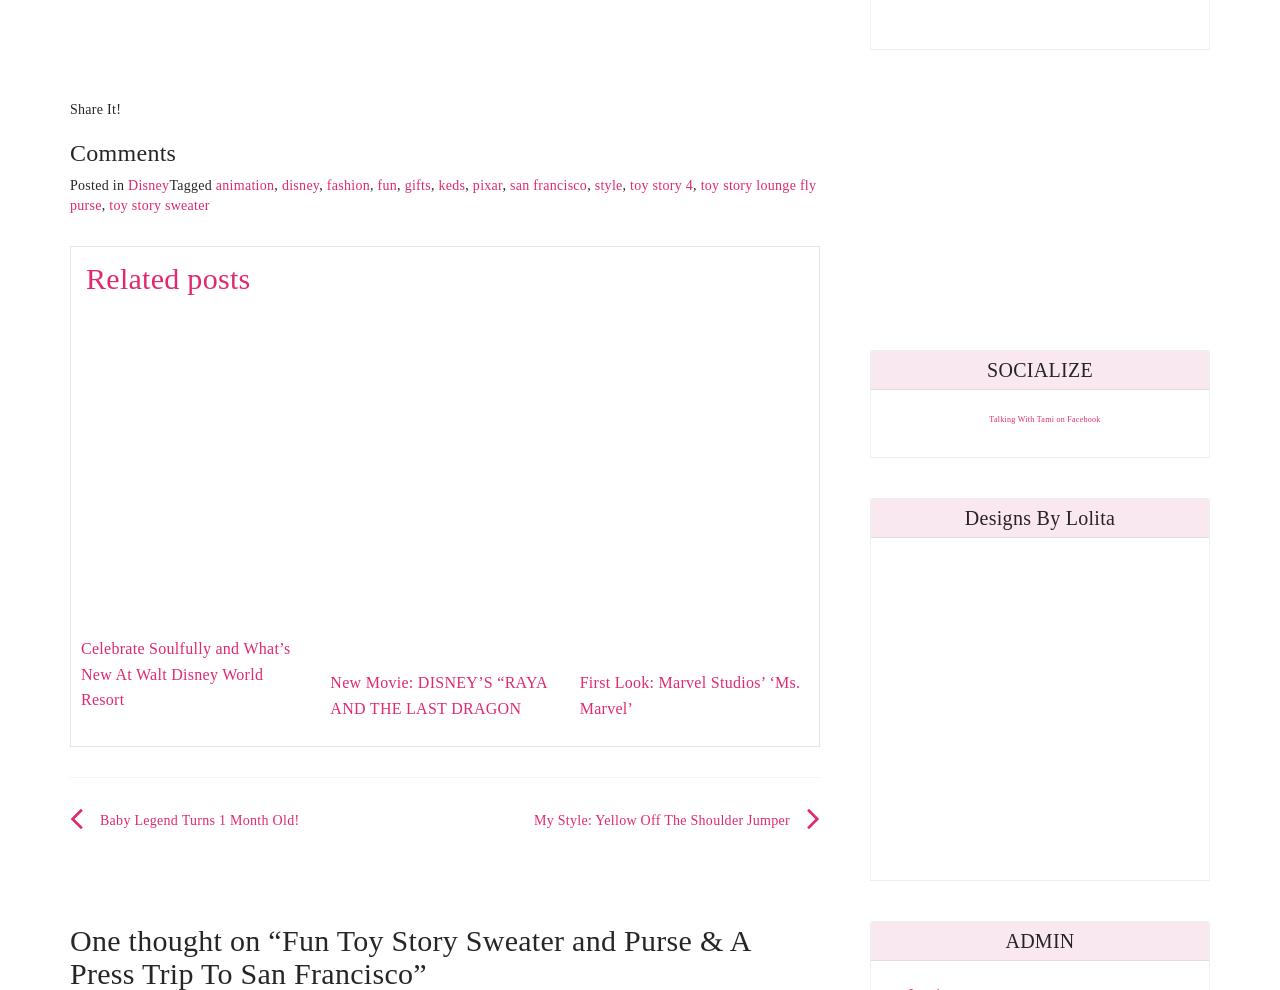  What do you see at coordinates (442, 195) in the screenshot?
I see `'toy story lounge fly purse'` at bounding box center [442, 195].